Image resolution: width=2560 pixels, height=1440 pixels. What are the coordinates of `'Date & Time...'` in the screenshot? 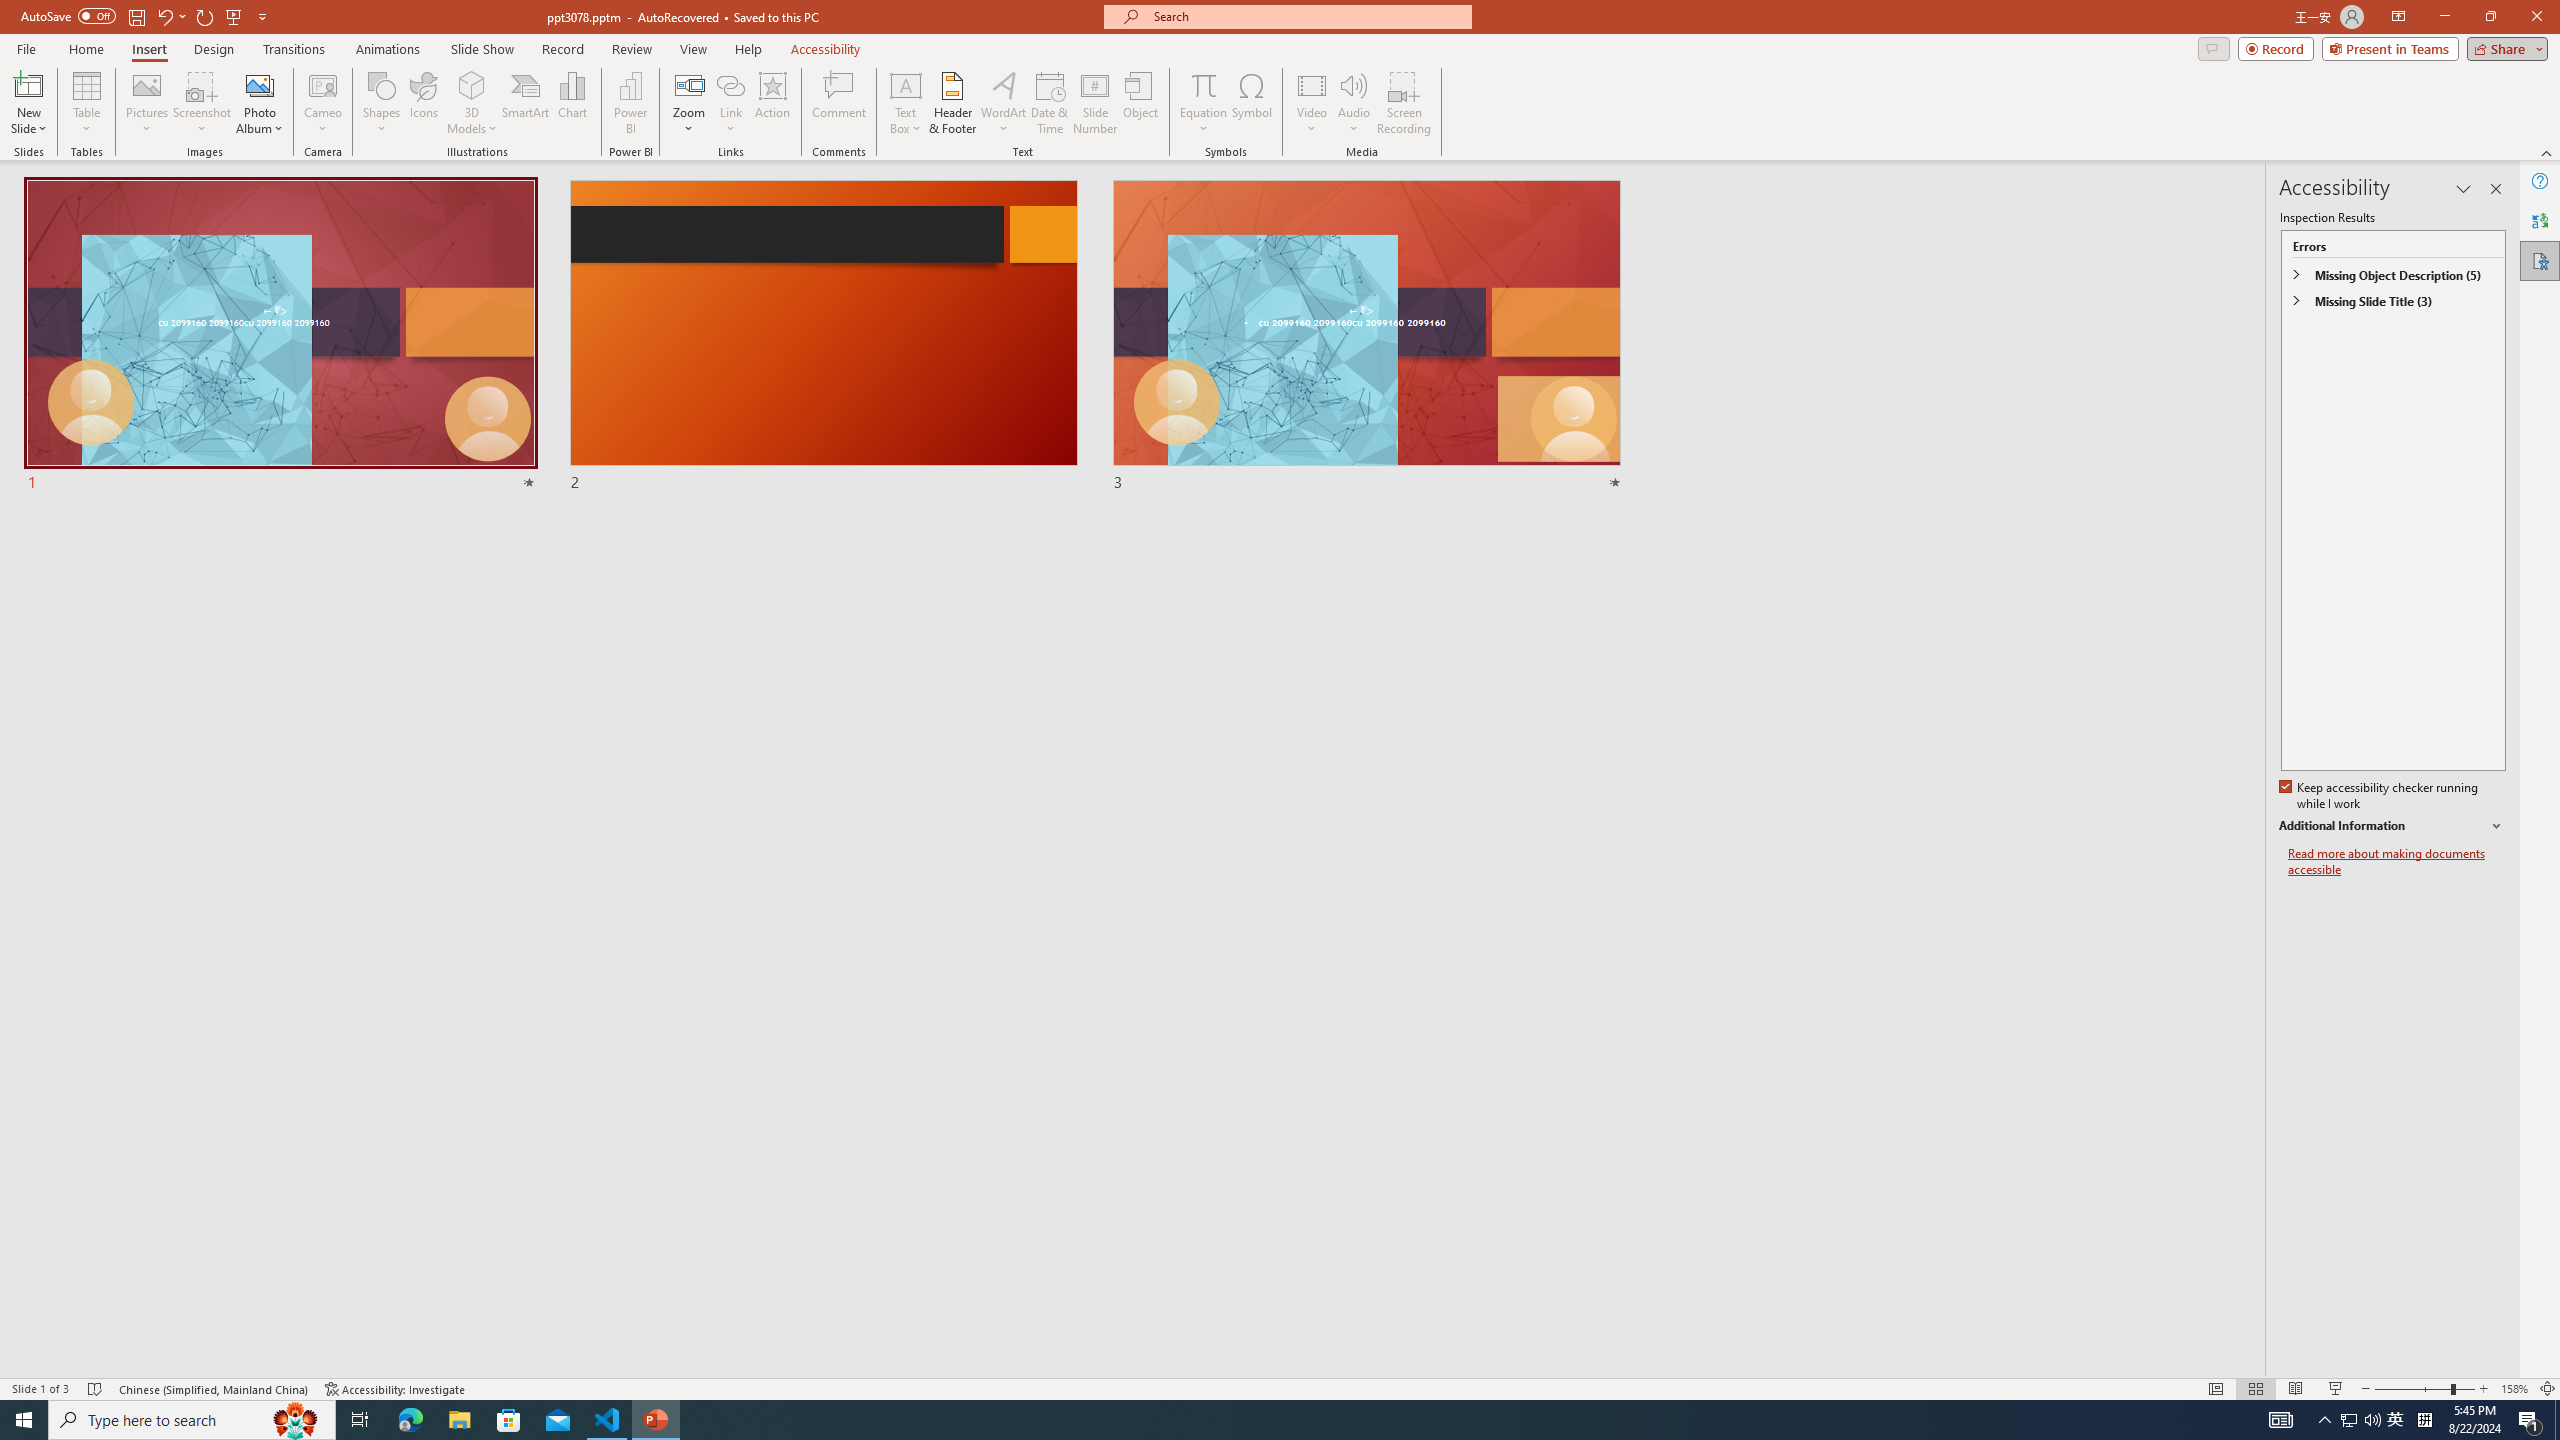 It's located at (1048, 103).